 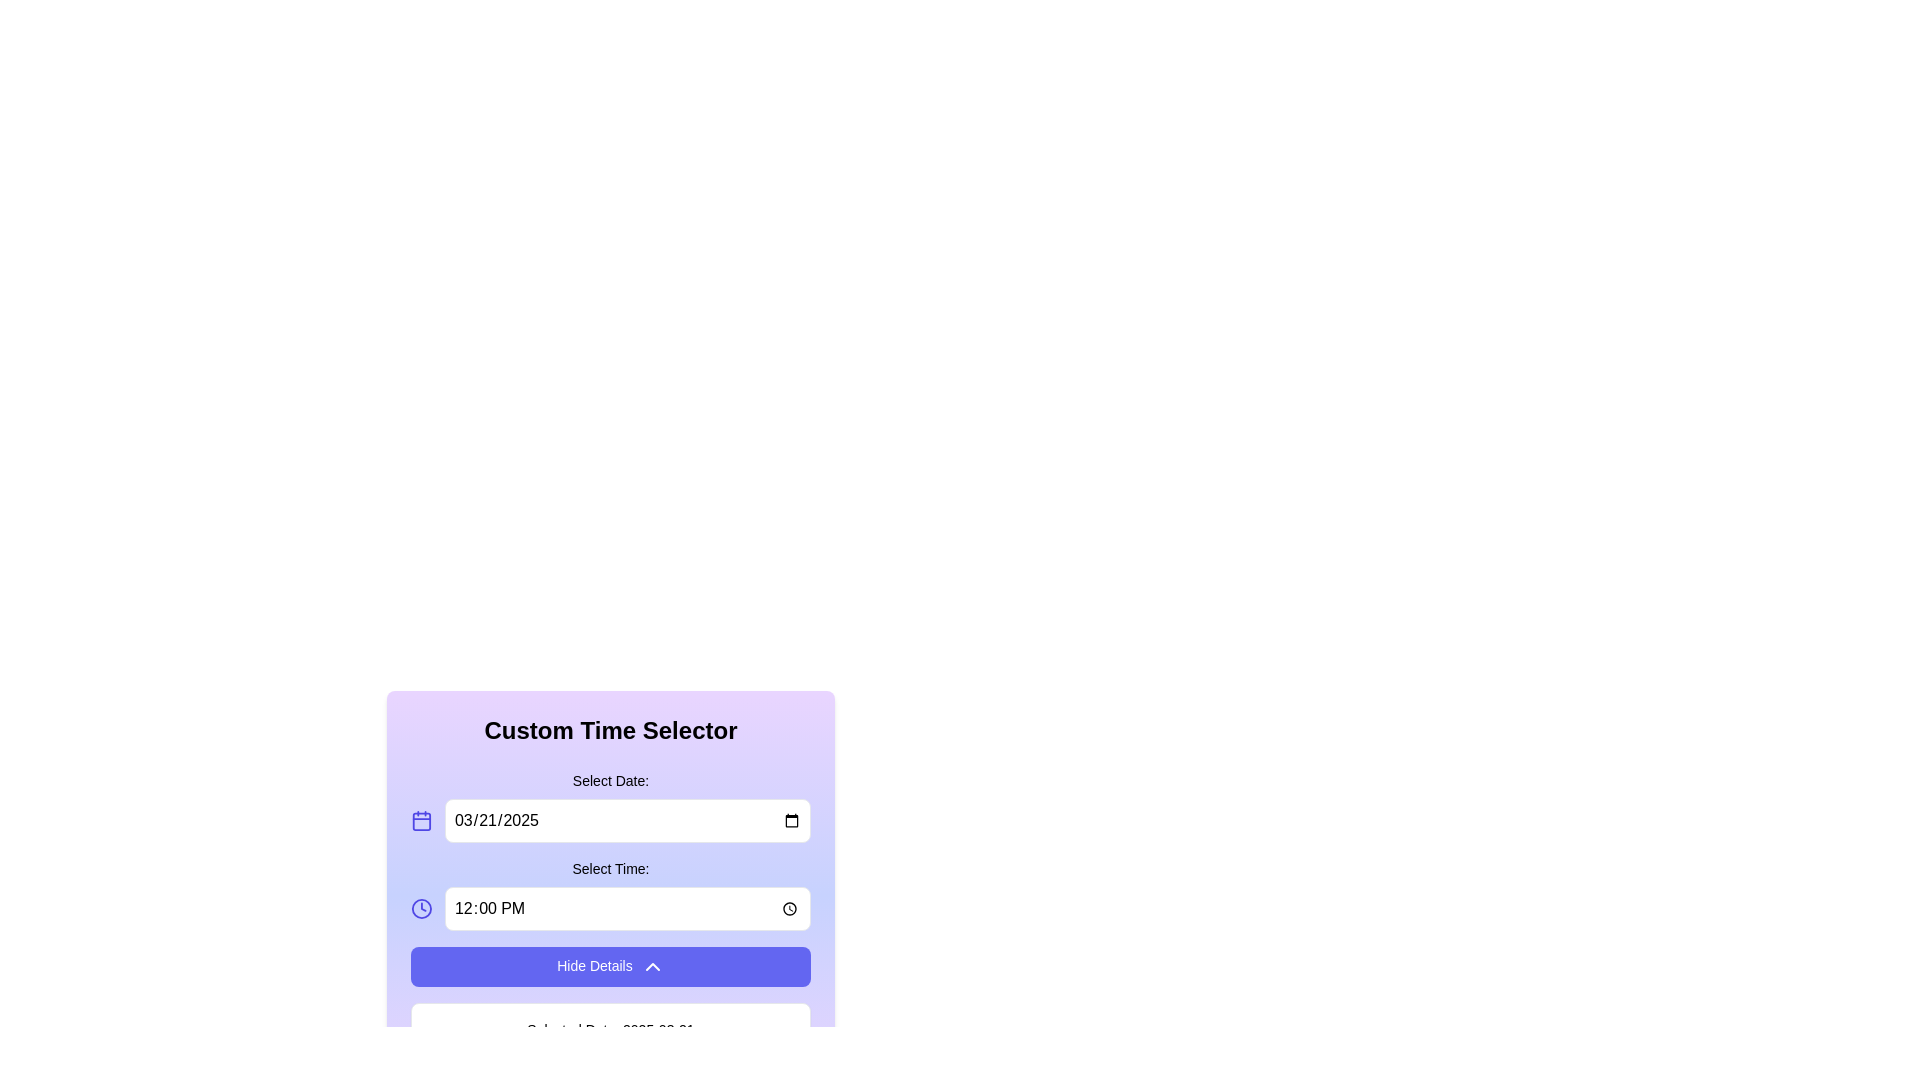 What do you see at coordinates (609, 867) in the screenshot?
I see `the text label that serves as a descriptor for the adjacent time picker input, which is centrally aligned and located above the time picker field in the form layout` at bounding box center [609, 867].